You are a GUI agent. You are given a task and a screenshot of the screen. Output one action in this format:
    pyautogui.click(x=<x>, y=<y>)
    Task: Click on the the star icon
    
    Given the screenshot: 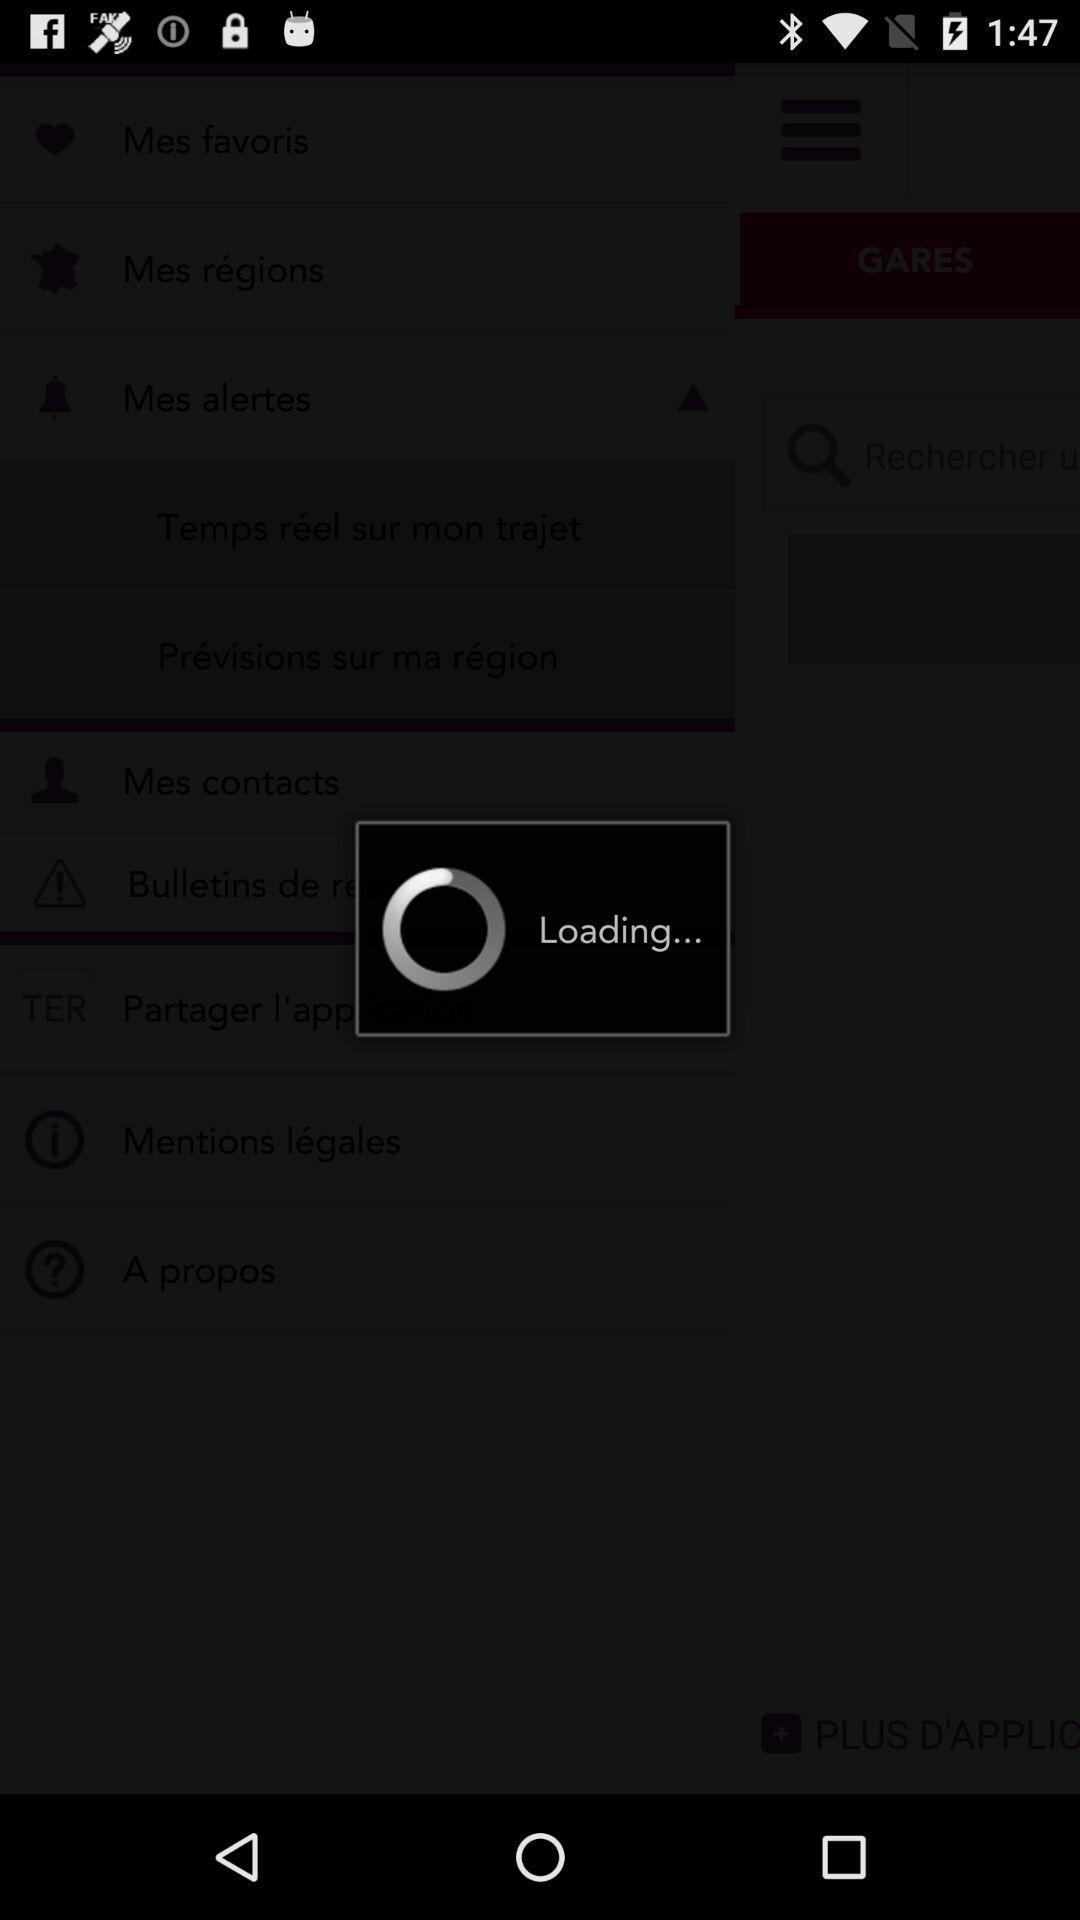 What is the action you would take?
    pyautogui.click(x=85, y=138)
    